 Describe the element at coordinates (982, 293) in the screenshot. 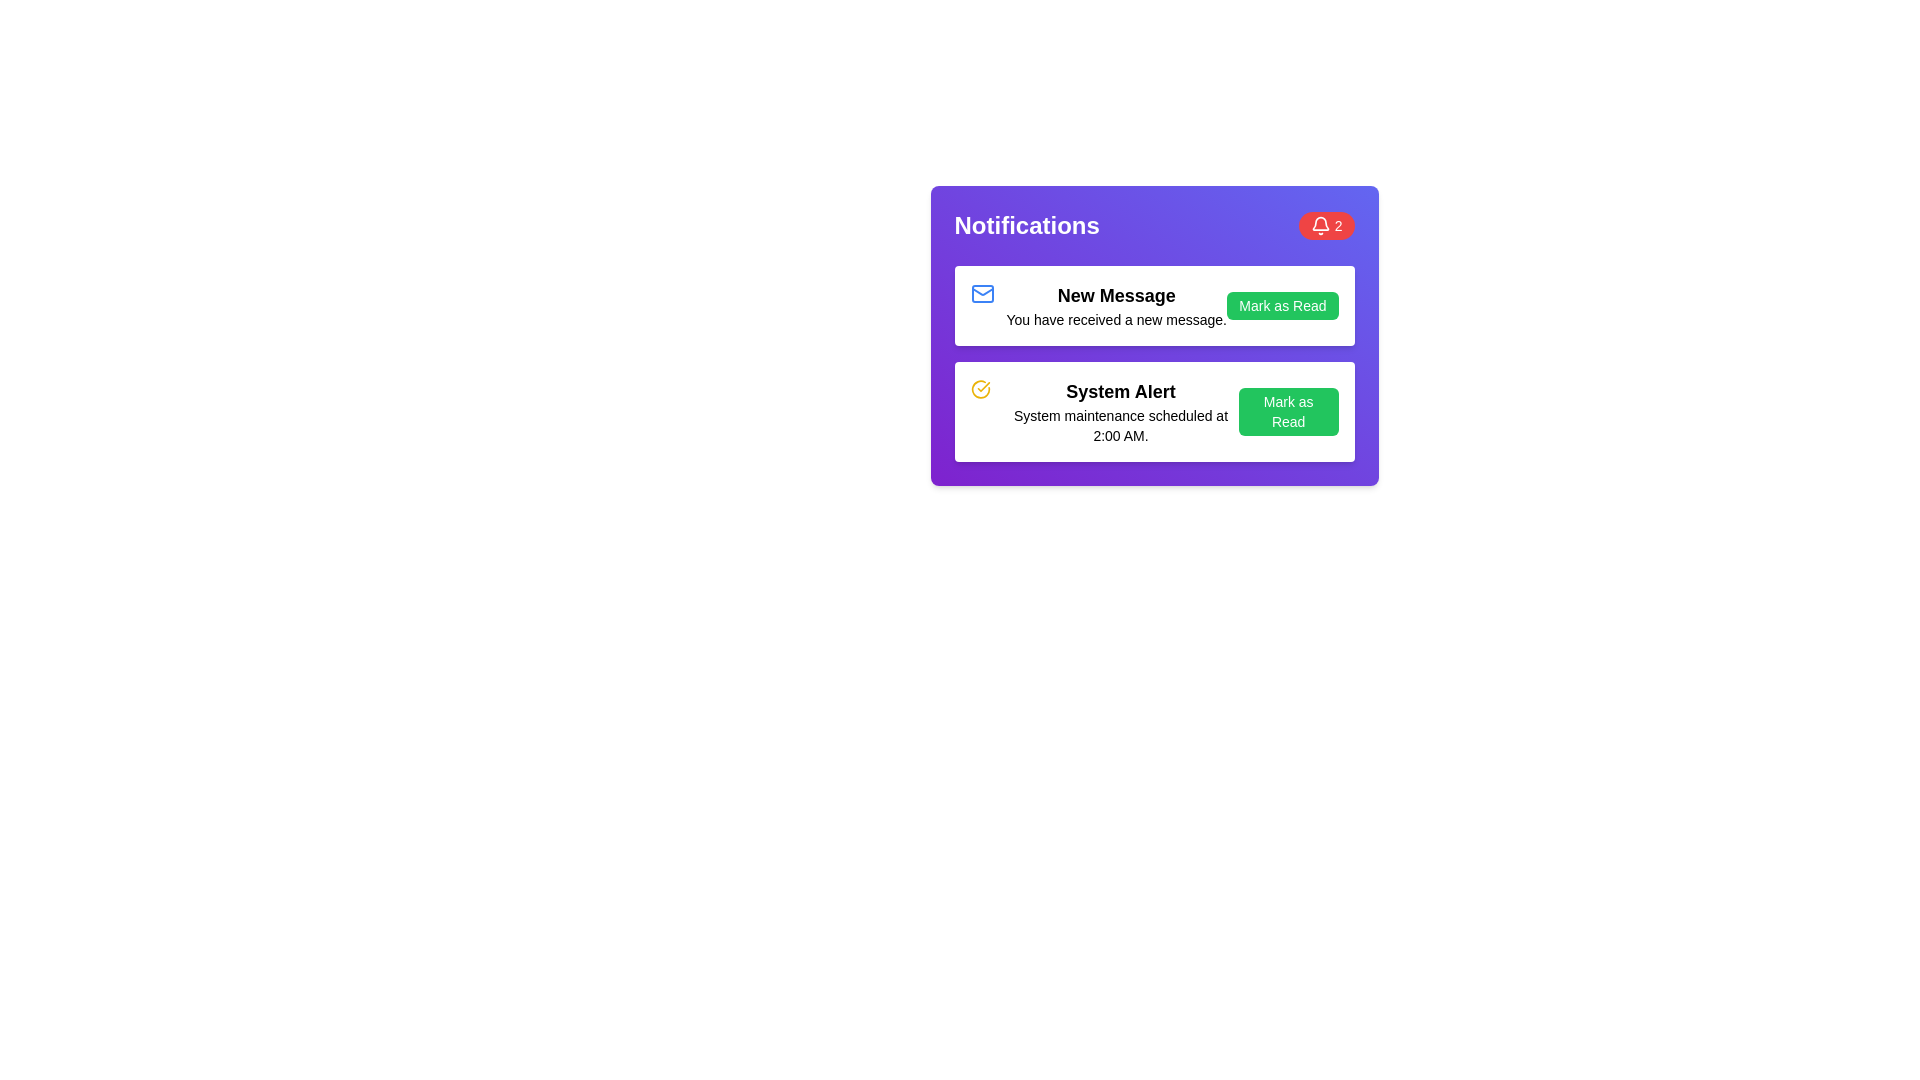

I see `the notification card by clicking on the icon that signifies a new message, located at the top-left corner of the notification block` at that location.